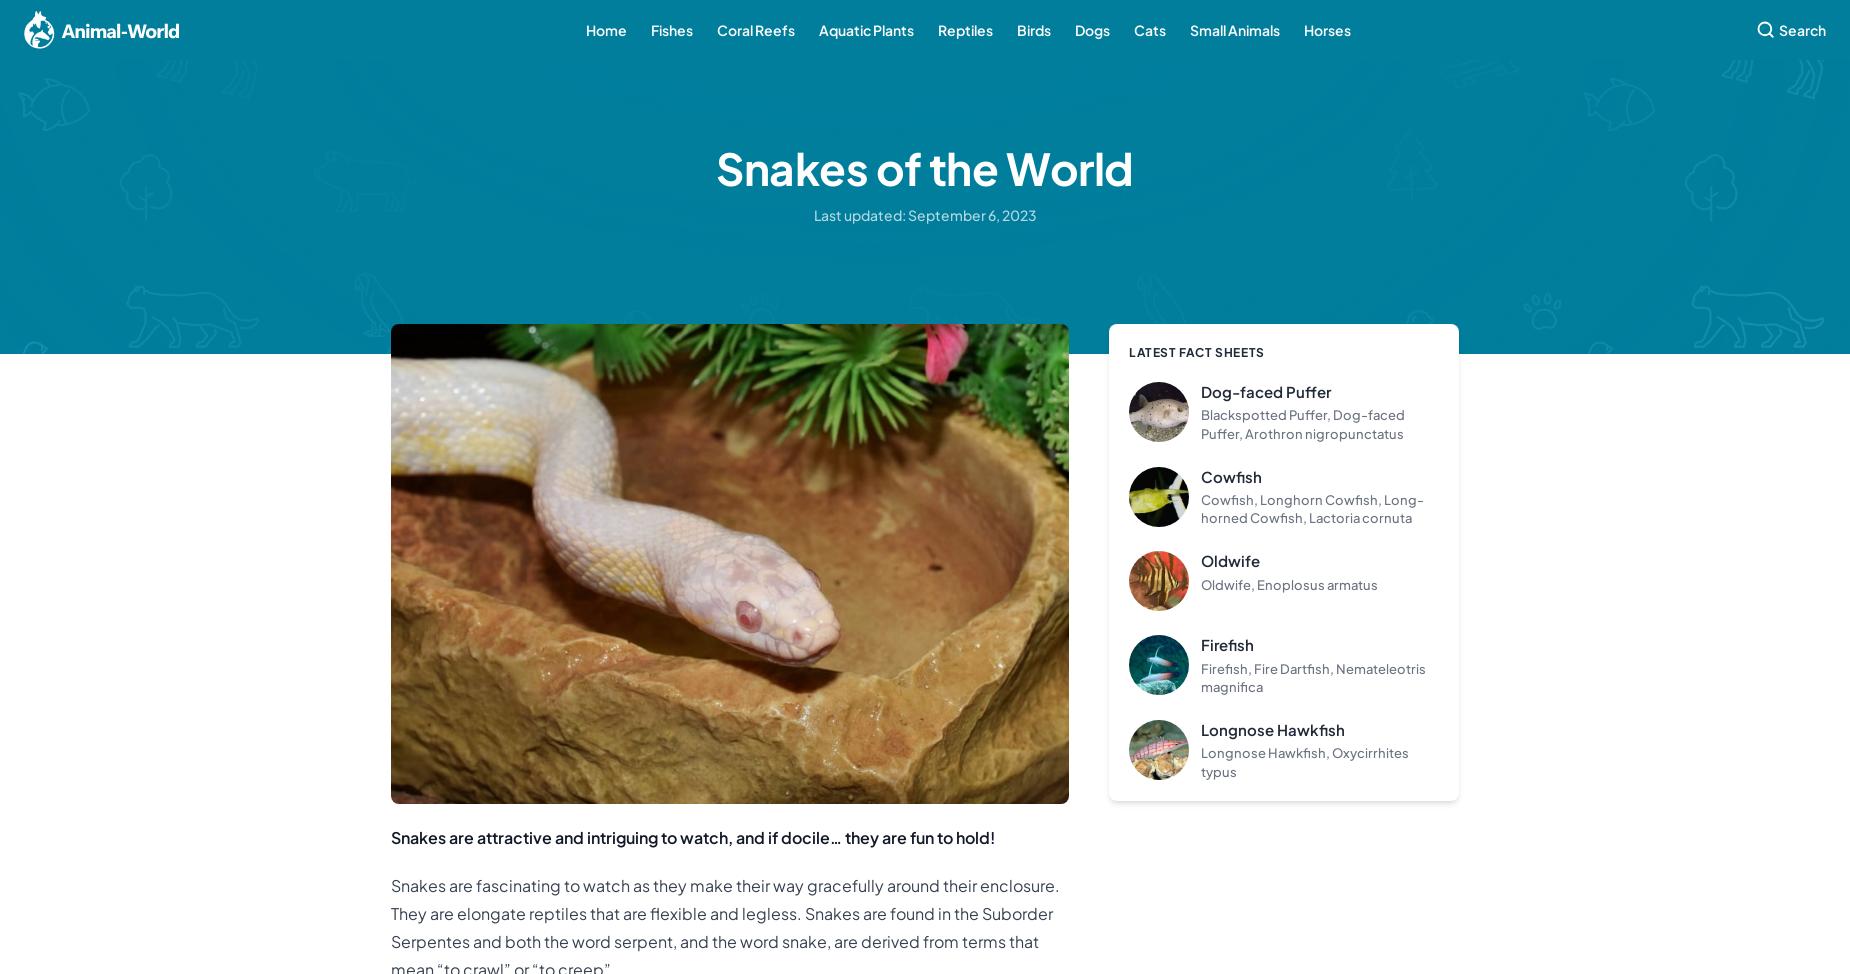  I want to click on 'Cats', so click(1148, 29).